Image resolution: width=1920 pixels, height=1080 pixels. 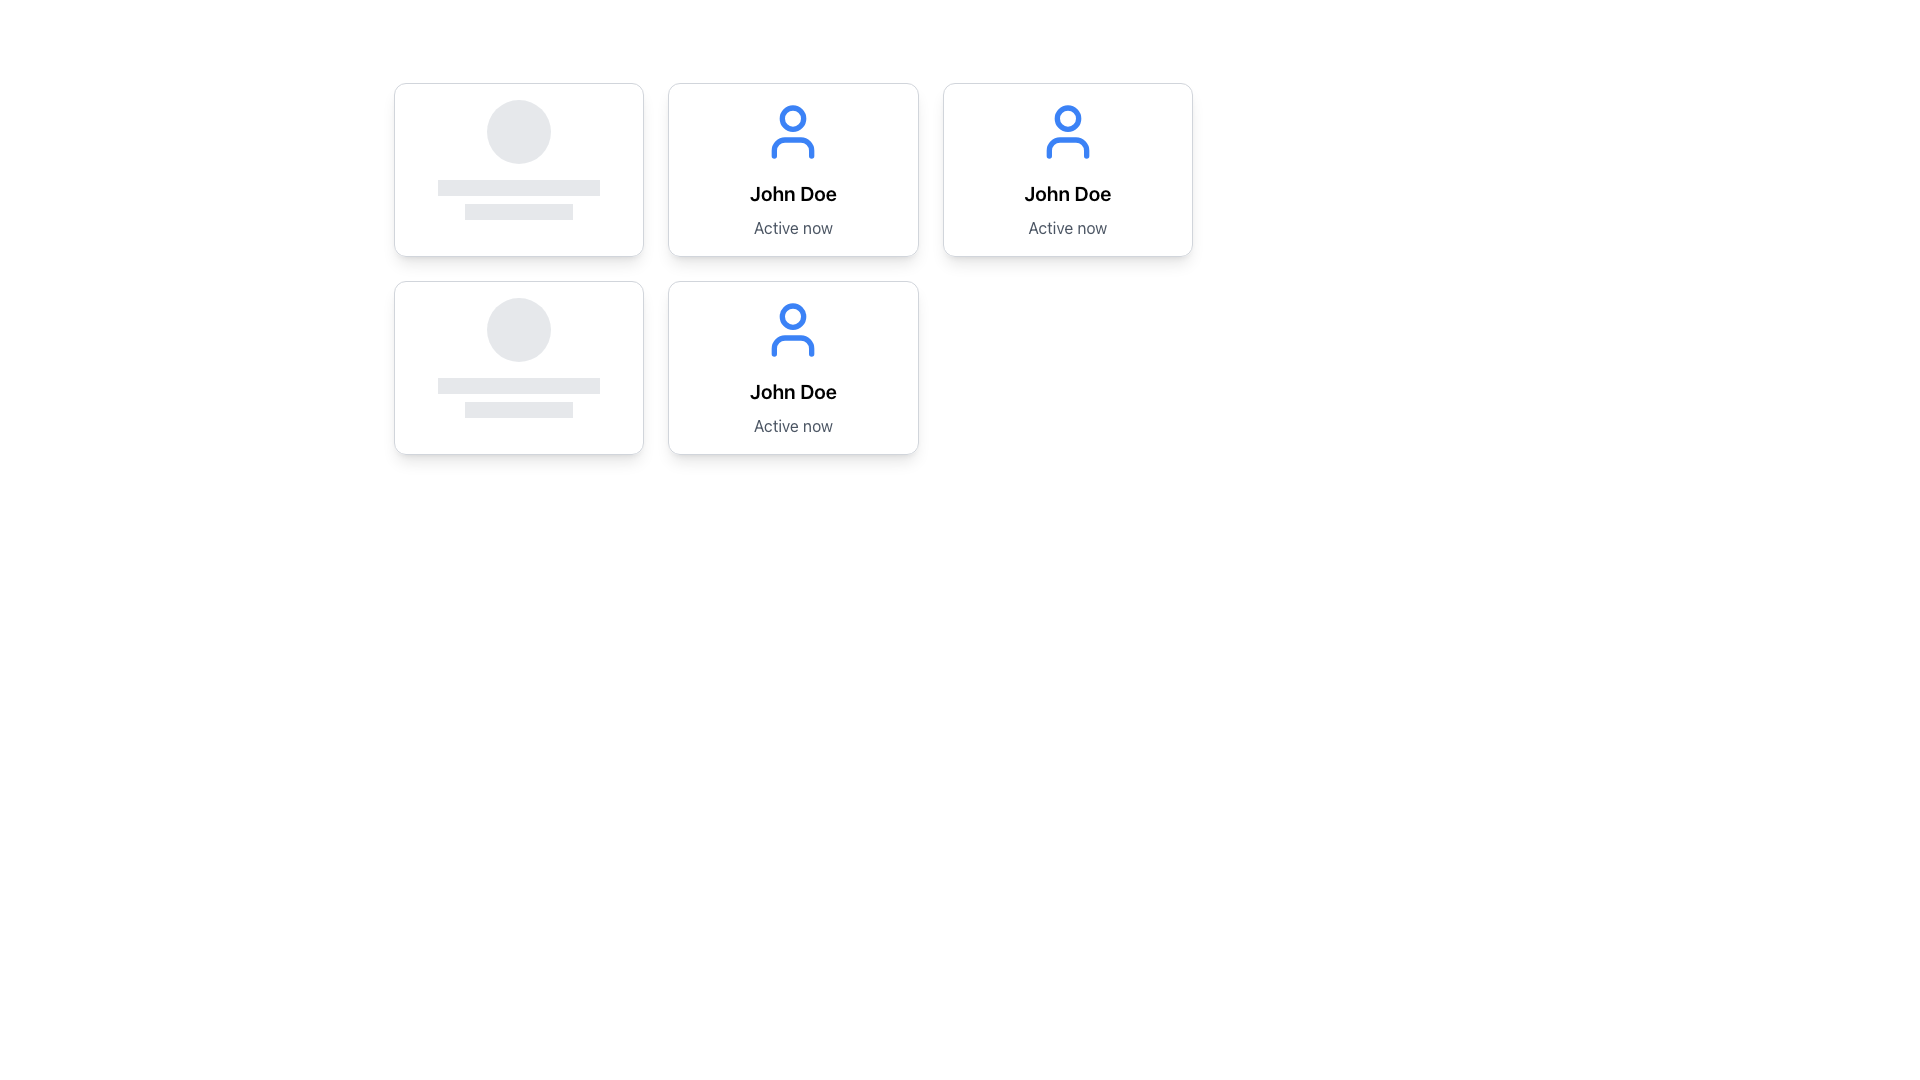 What do you see at coordinates (519, 357) in the screenshot?
I see `the Placeholder Card element, which displays a gray box layout mimicking a profile image and text lines, located in the second row and first column of a 3x2 grid` at bounding box center [519, 357].